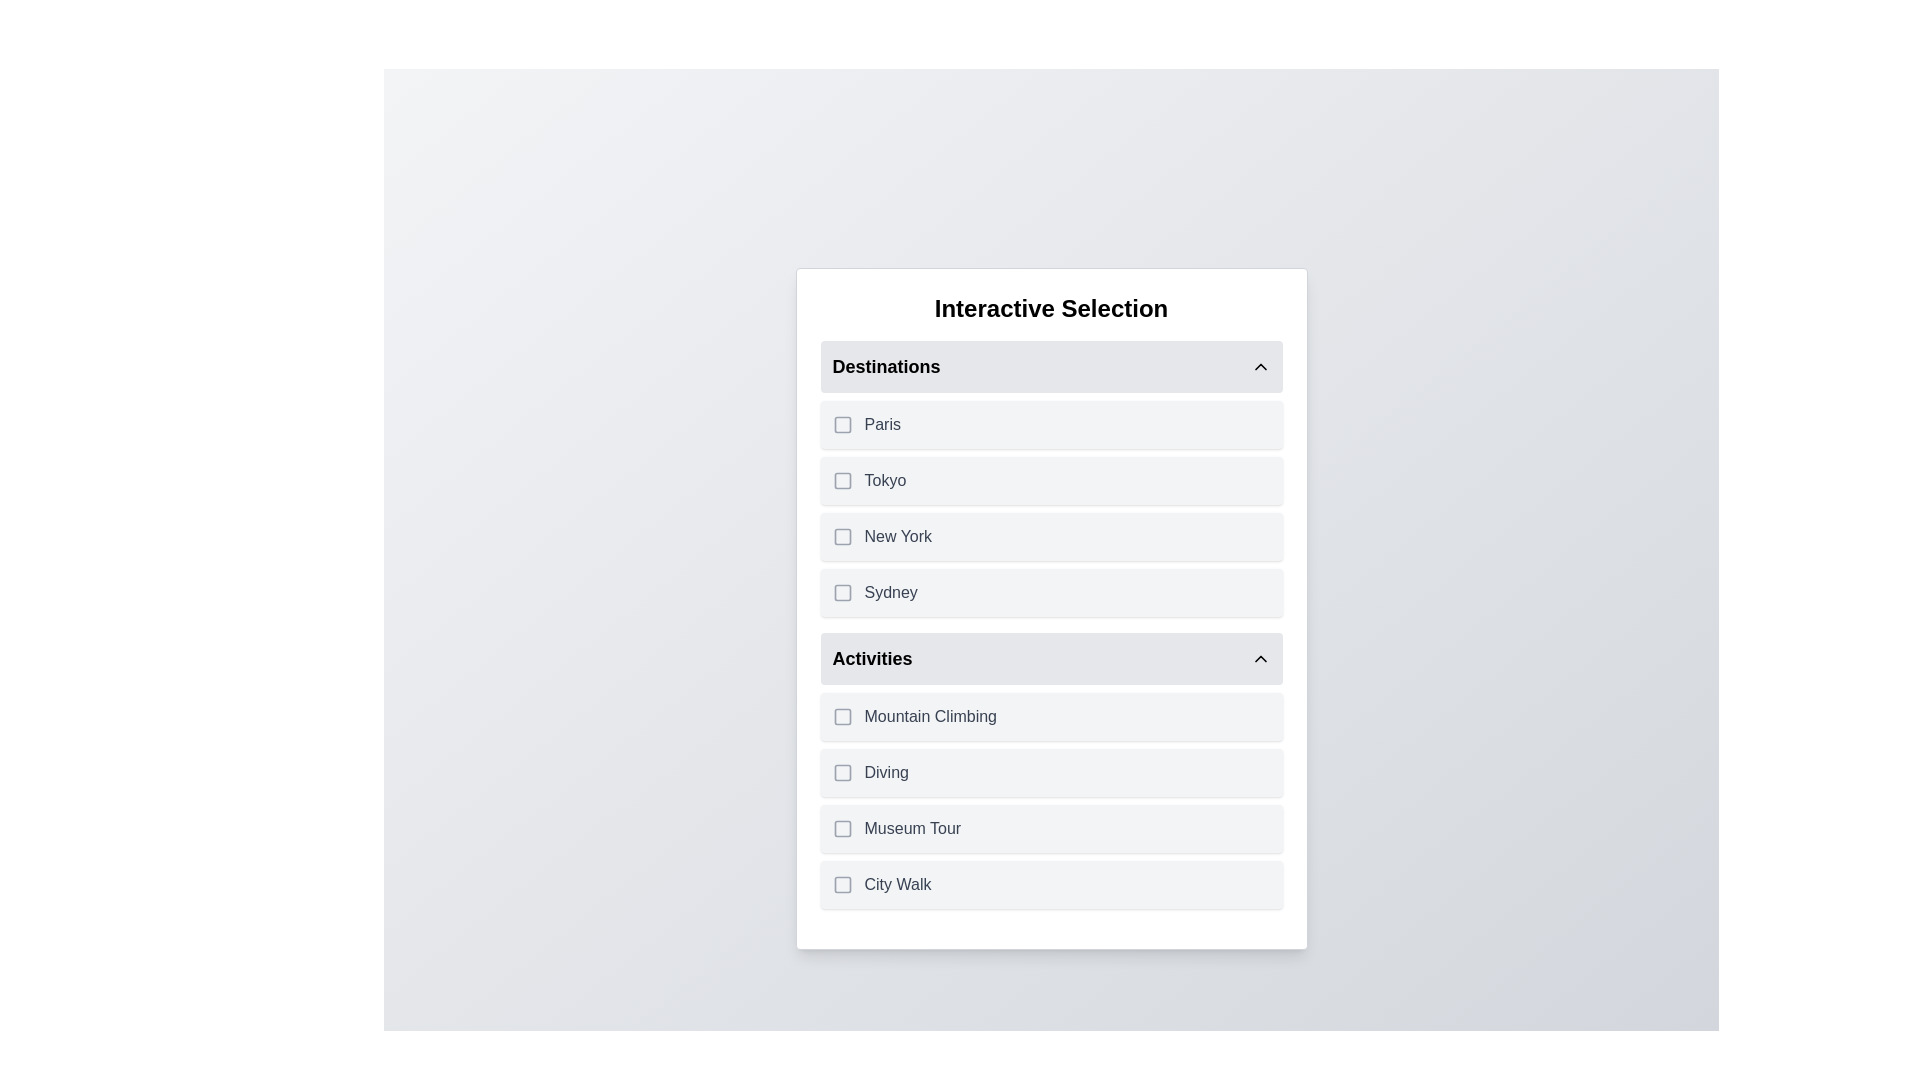 The width and height of the screenshot is (1920, 1080). What do you see at coordinates (1050, 716) in the screenshot?
I see `the item Mountain Climbing to trigger its hover effect` at bounding box center [1050, 716].